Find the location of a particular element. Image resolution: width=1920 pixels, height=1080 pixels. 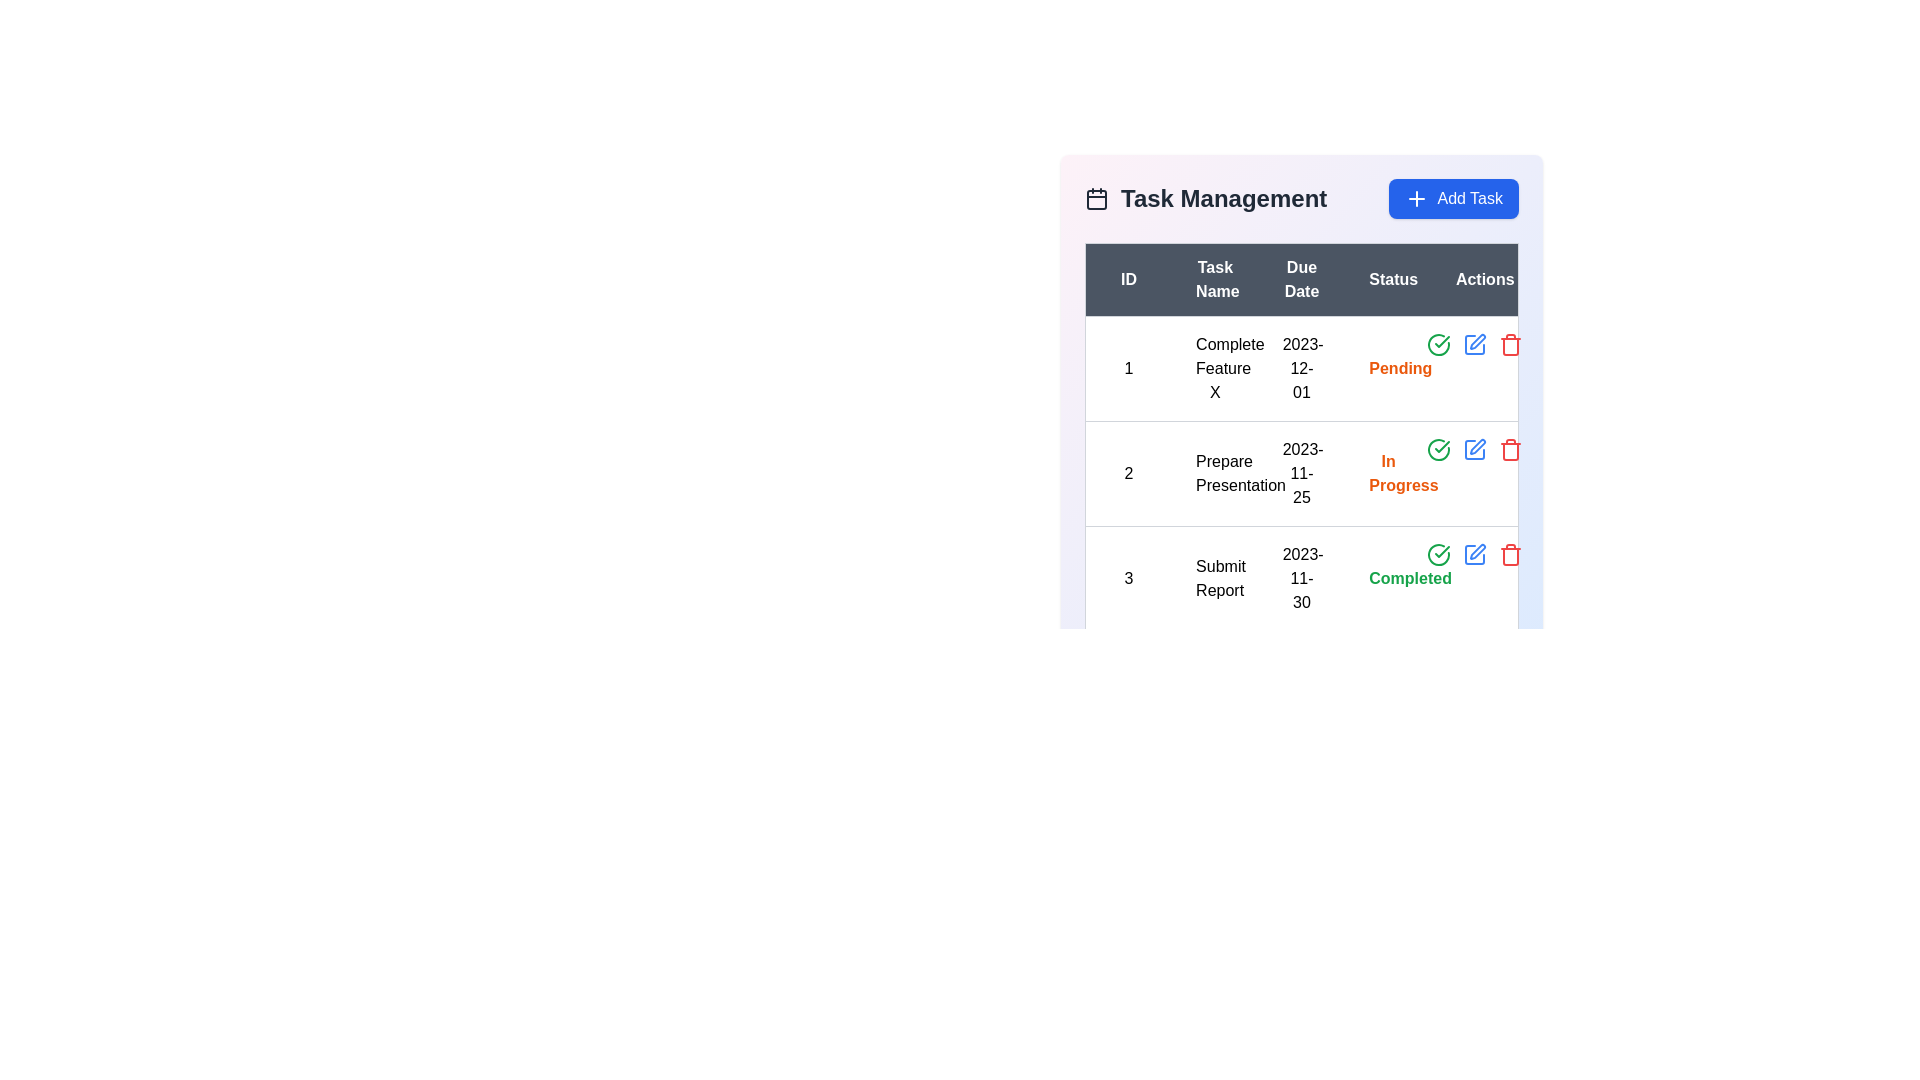

the small green checkmark icon in the 'Actions' column of the third row of the table, which indicates the completion of the 'Submit Report' task is located at coordinates (1442, 551).